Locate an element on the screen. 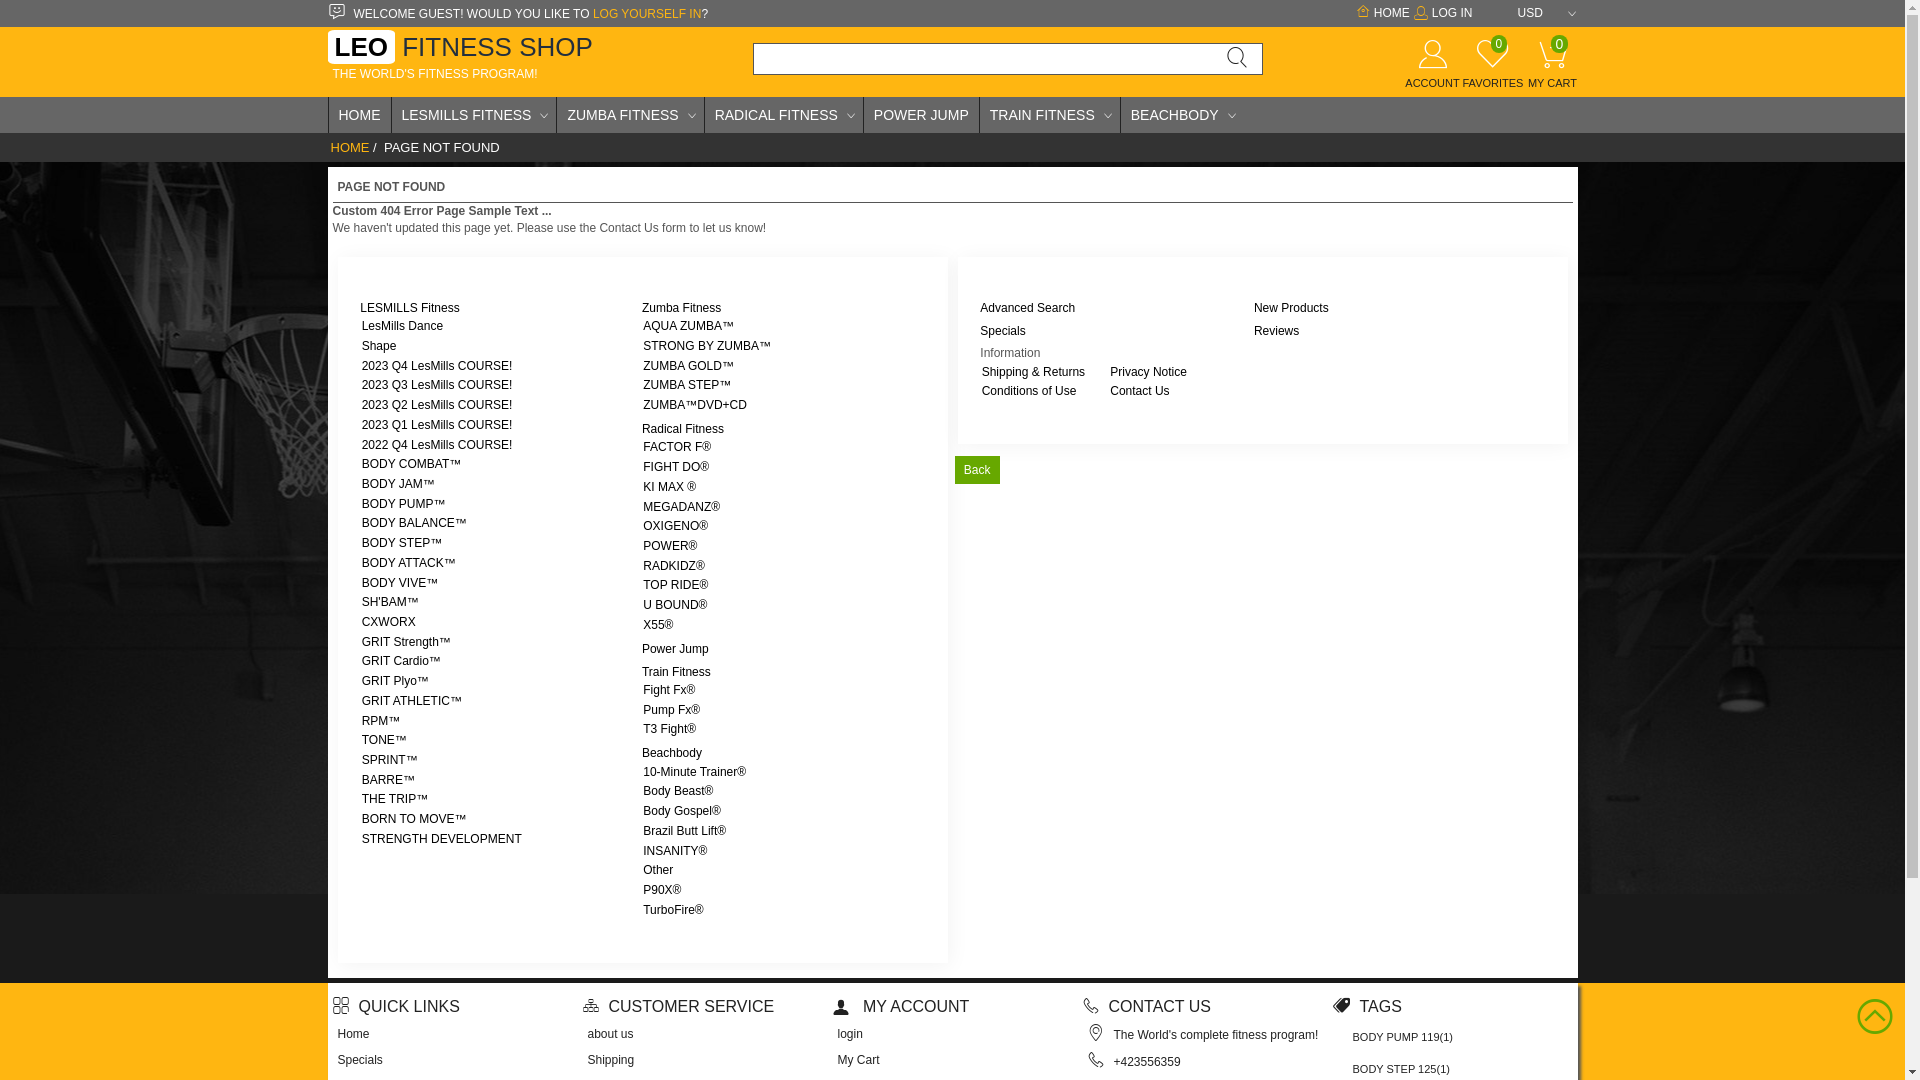  'Zumba Fitness' is located at coordinates (681, 308).